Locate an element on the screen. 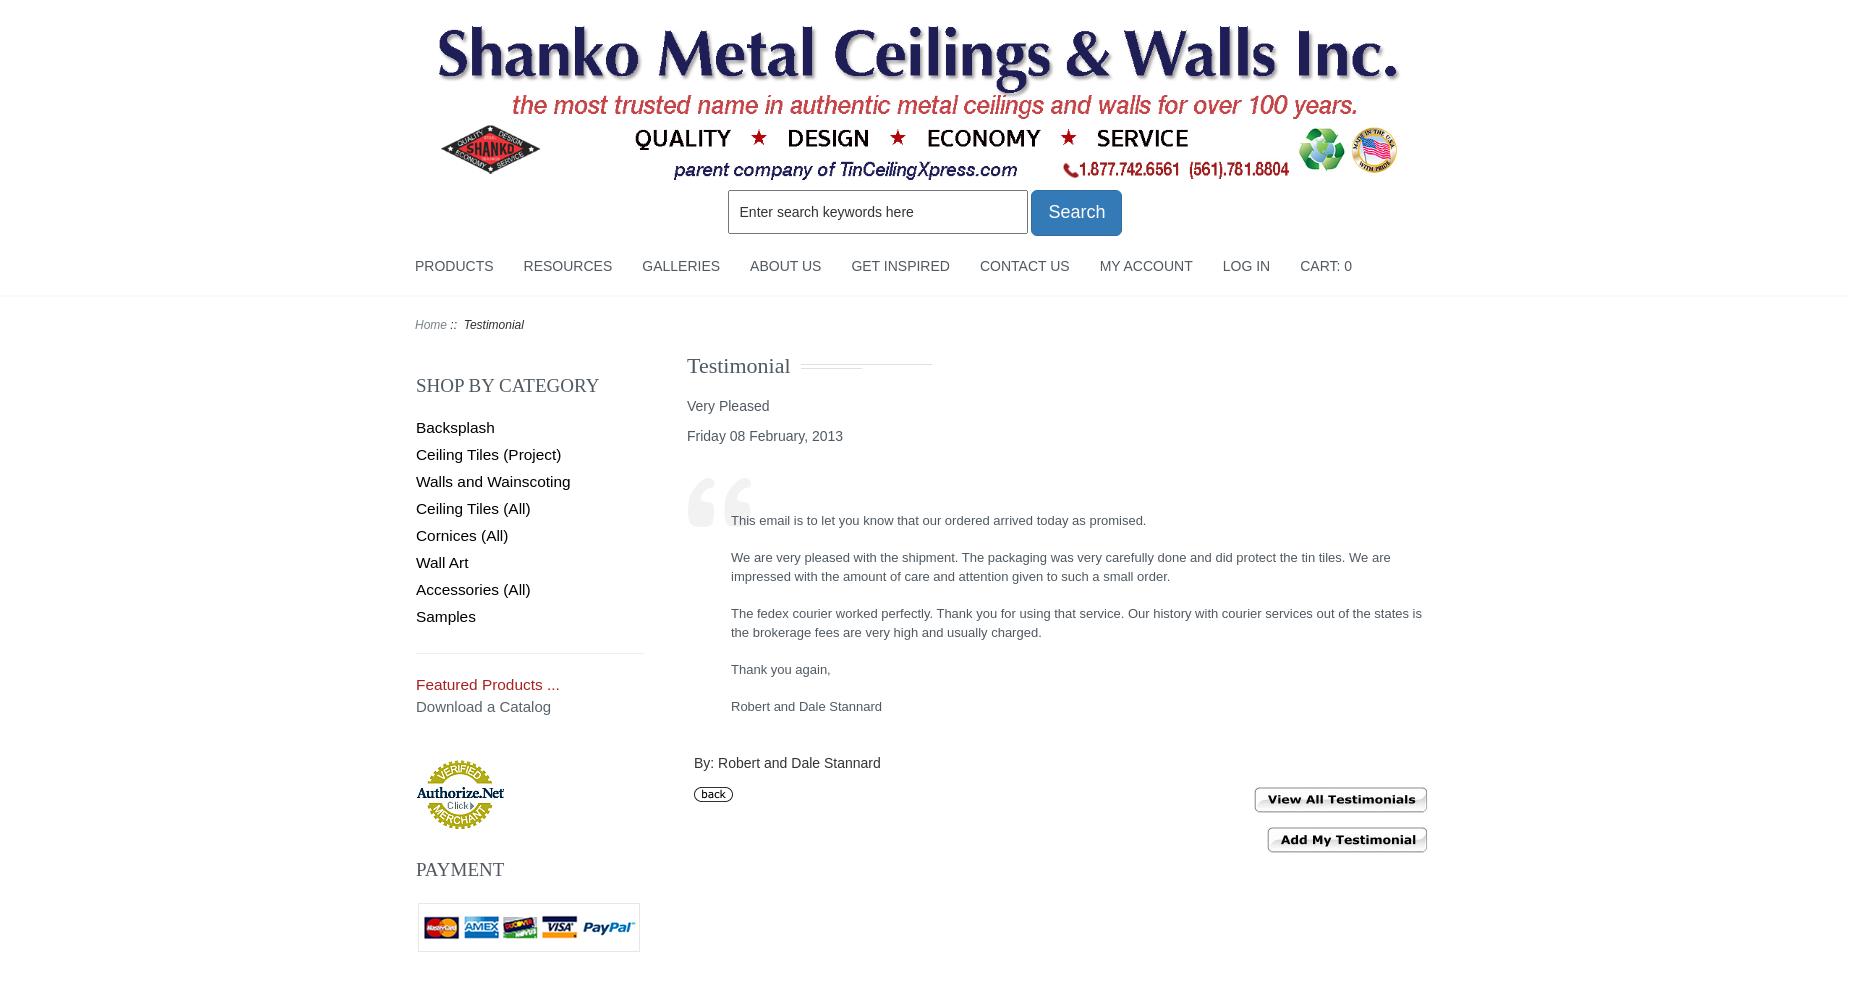 The image size is (1865, 990). 'Friday 08 February, 2013' is located at coordinates (764, 434).